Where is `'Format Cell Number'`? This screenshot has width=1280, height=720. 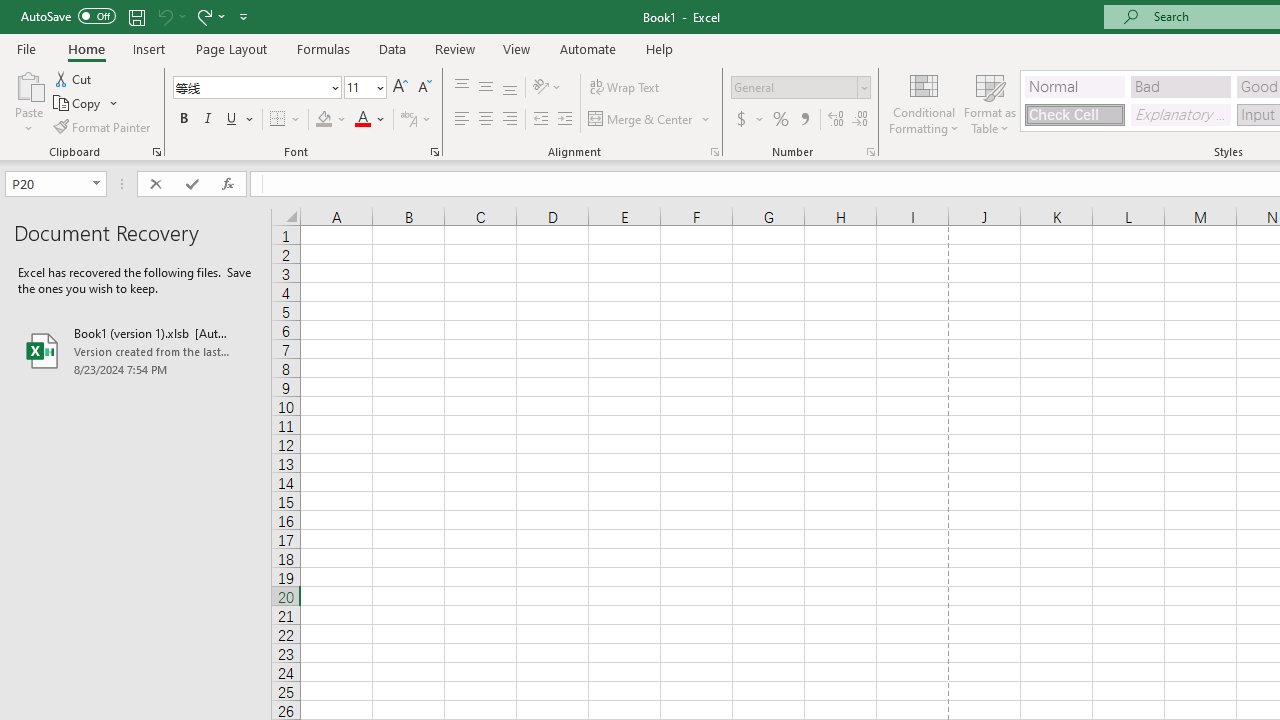
'Format Cell Number' is located at coordinates (871, 150).